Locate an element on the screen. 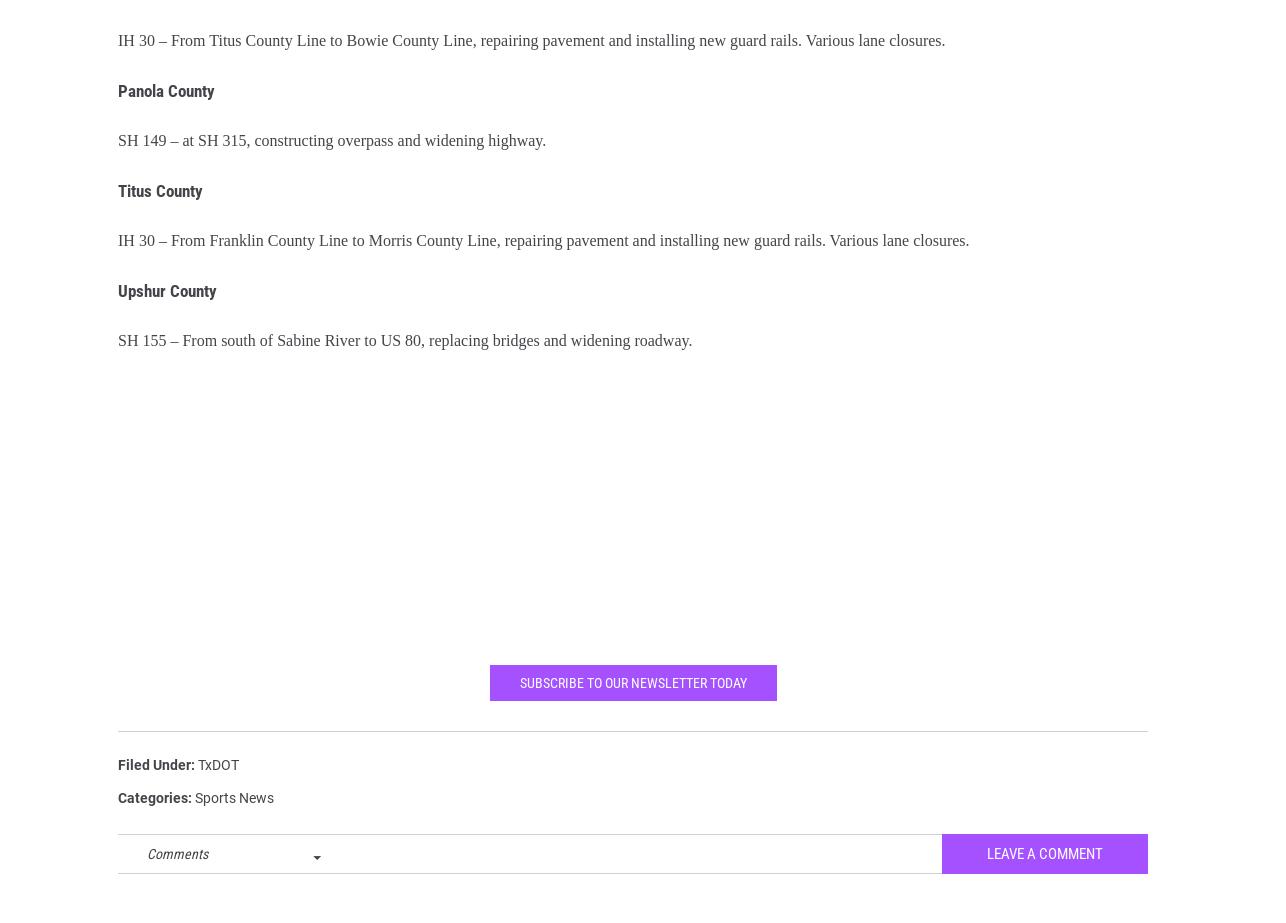 The height and width of the screenshot is (923, 1286). 'Titus County' is located at coordinates (160, 204).